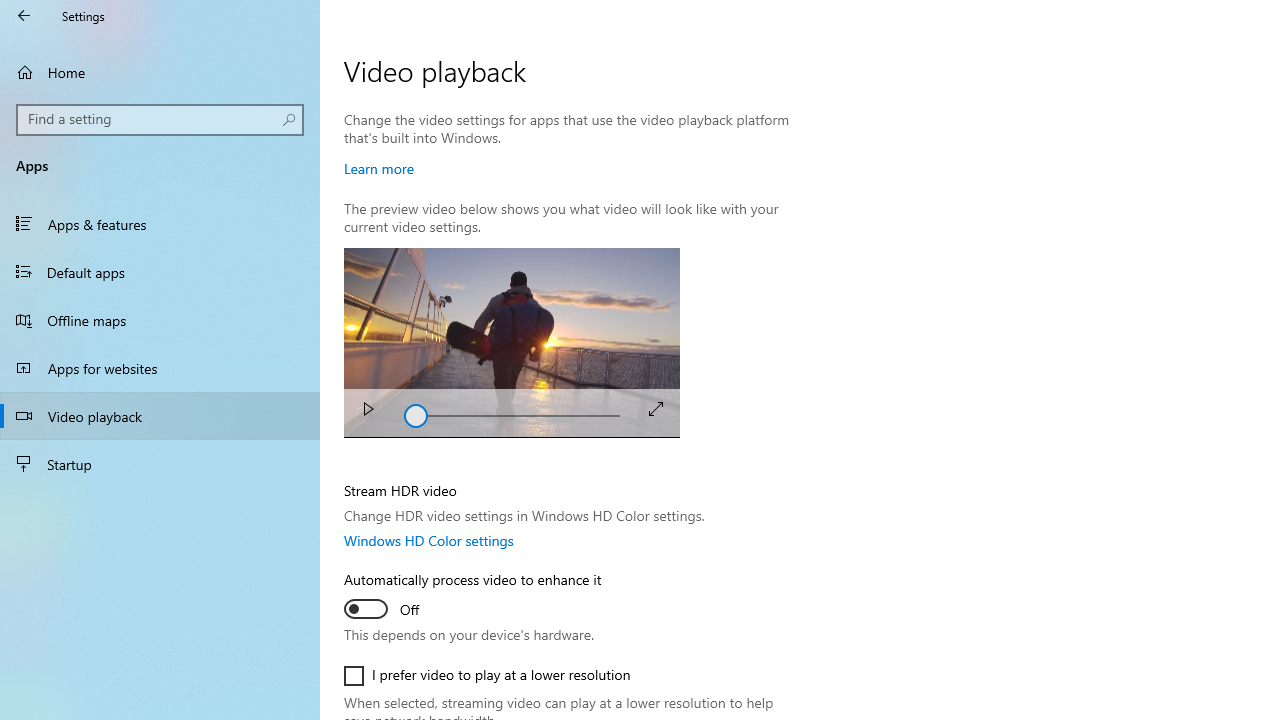  What do you see at coordinates (160, 414) in the screenshot?
I see `'Video playback'` at bounding box center [160, 414].